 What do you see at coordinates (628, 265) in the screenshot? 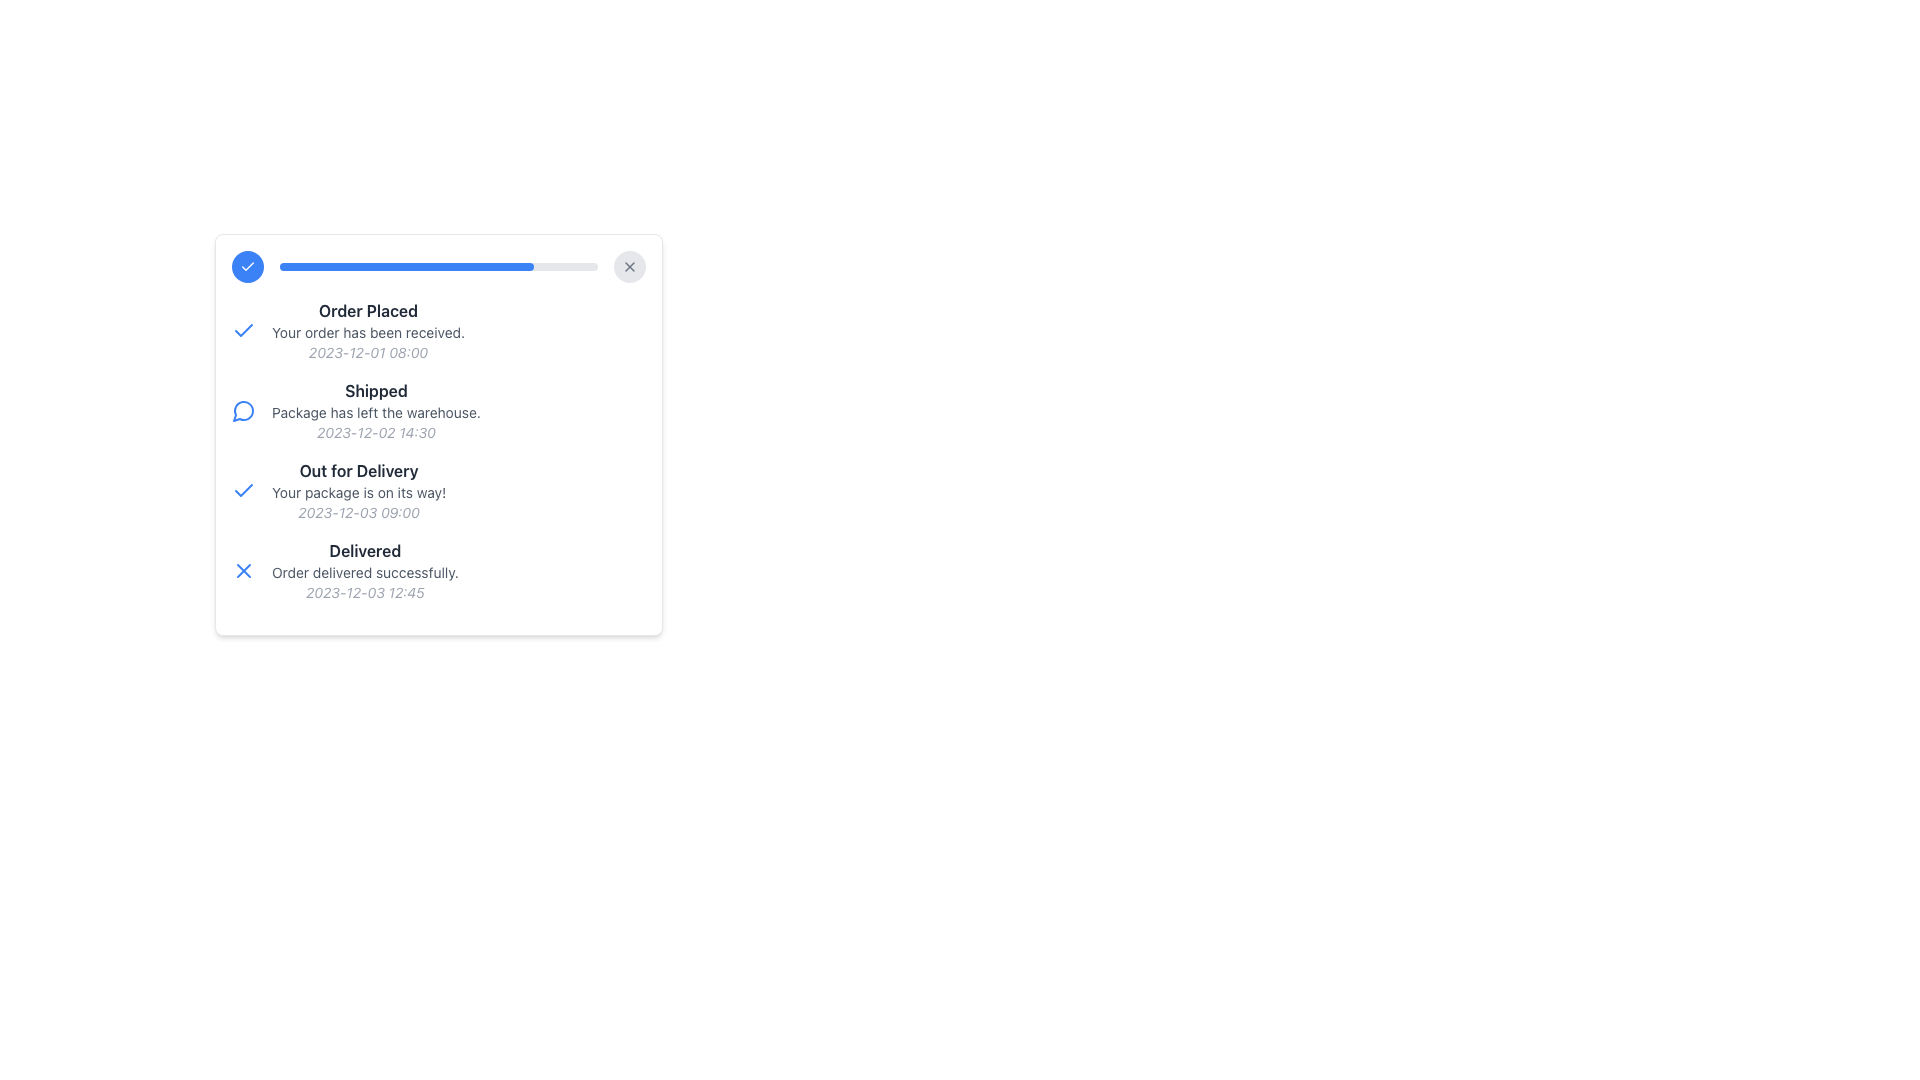
I see `the 'X' icon within the circular button located at the top-right corner of the card` at bounding box center [628, 265].